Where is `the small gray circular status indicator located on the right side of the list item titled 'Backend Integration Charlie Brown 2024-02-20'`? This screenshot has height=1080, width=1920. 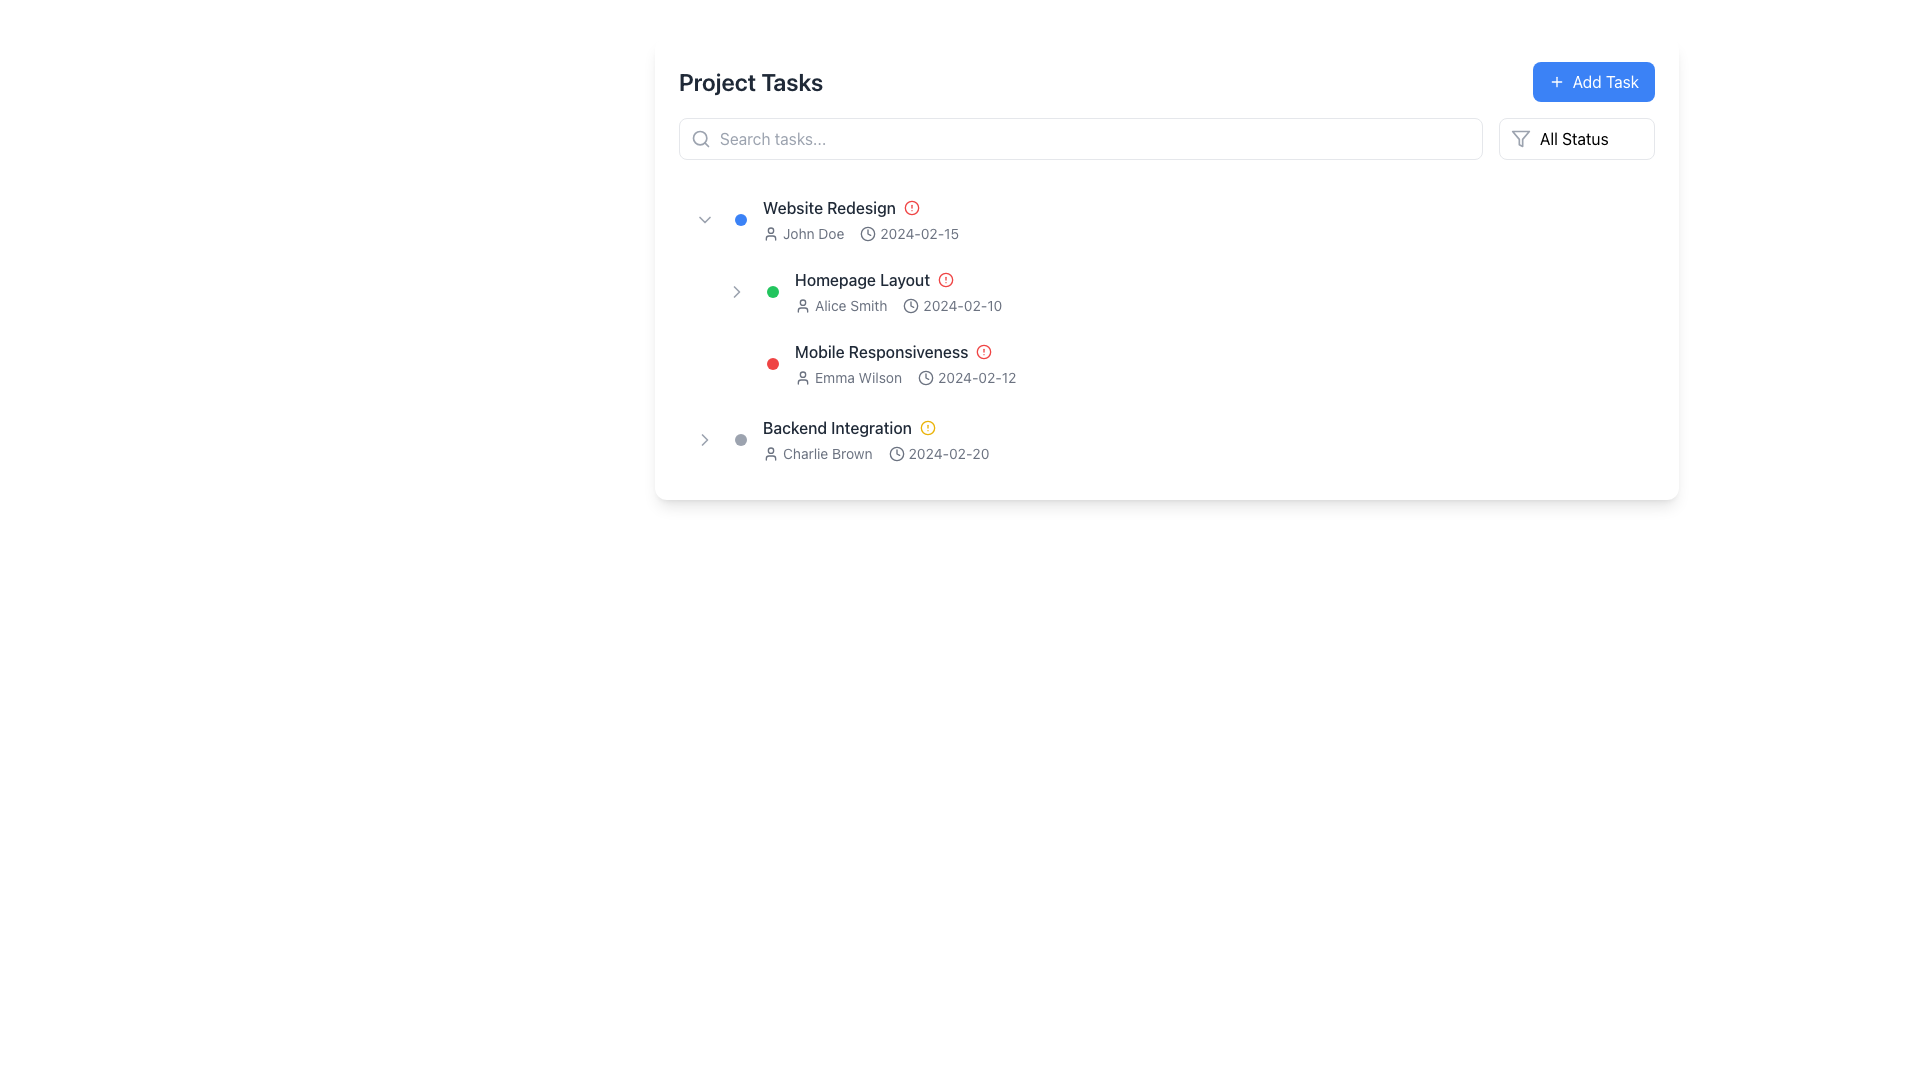
the small gray circular status indicator located on the right side of the list item titled 'Backend Integration Charlie Brown 2024-02-20' is located at coordinates (739, 438).